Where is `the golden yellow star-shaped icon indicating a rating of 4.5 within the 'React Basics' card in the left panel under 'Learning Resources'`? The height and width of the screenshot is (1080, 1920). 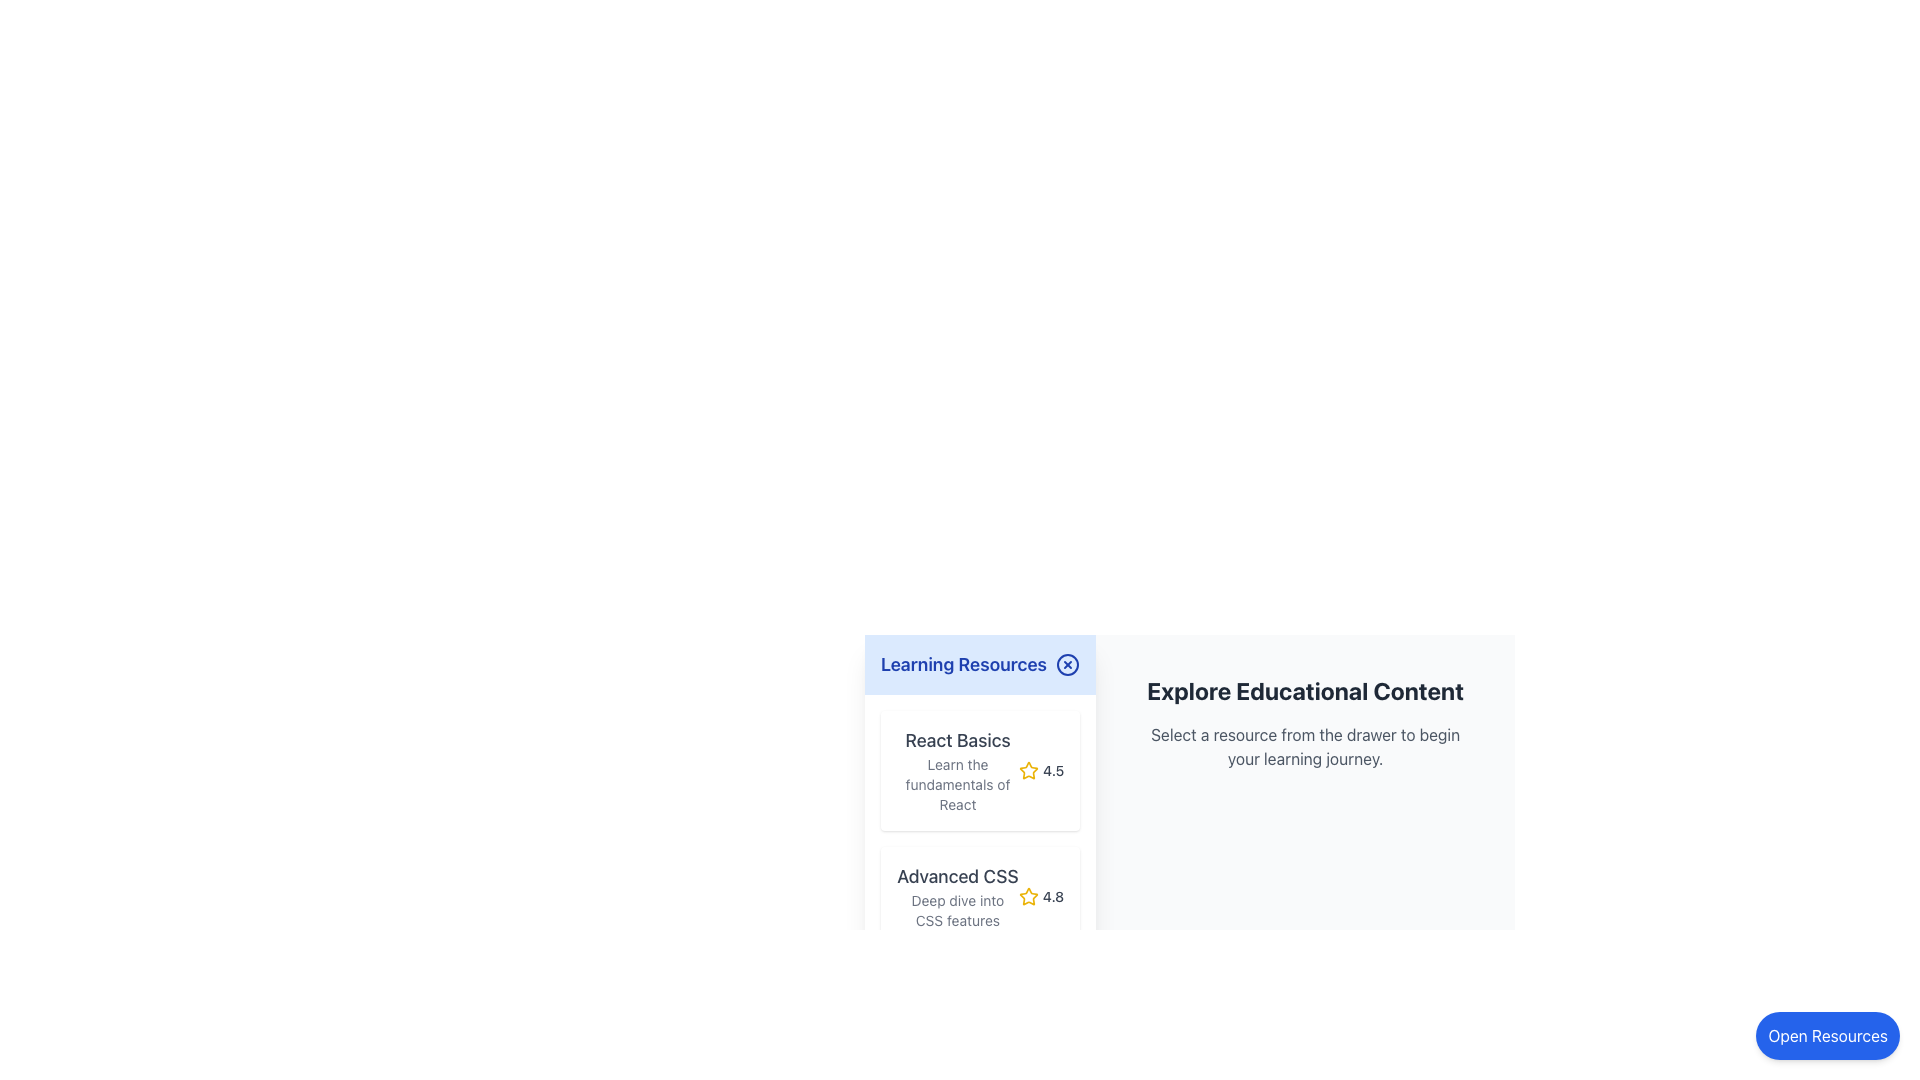
the golden yellow star-shaped icon indicating a rating of 4.5 within the 'React Basics' card in the left panel under 'Learning Resources' is located at coordinates (1029, 769).